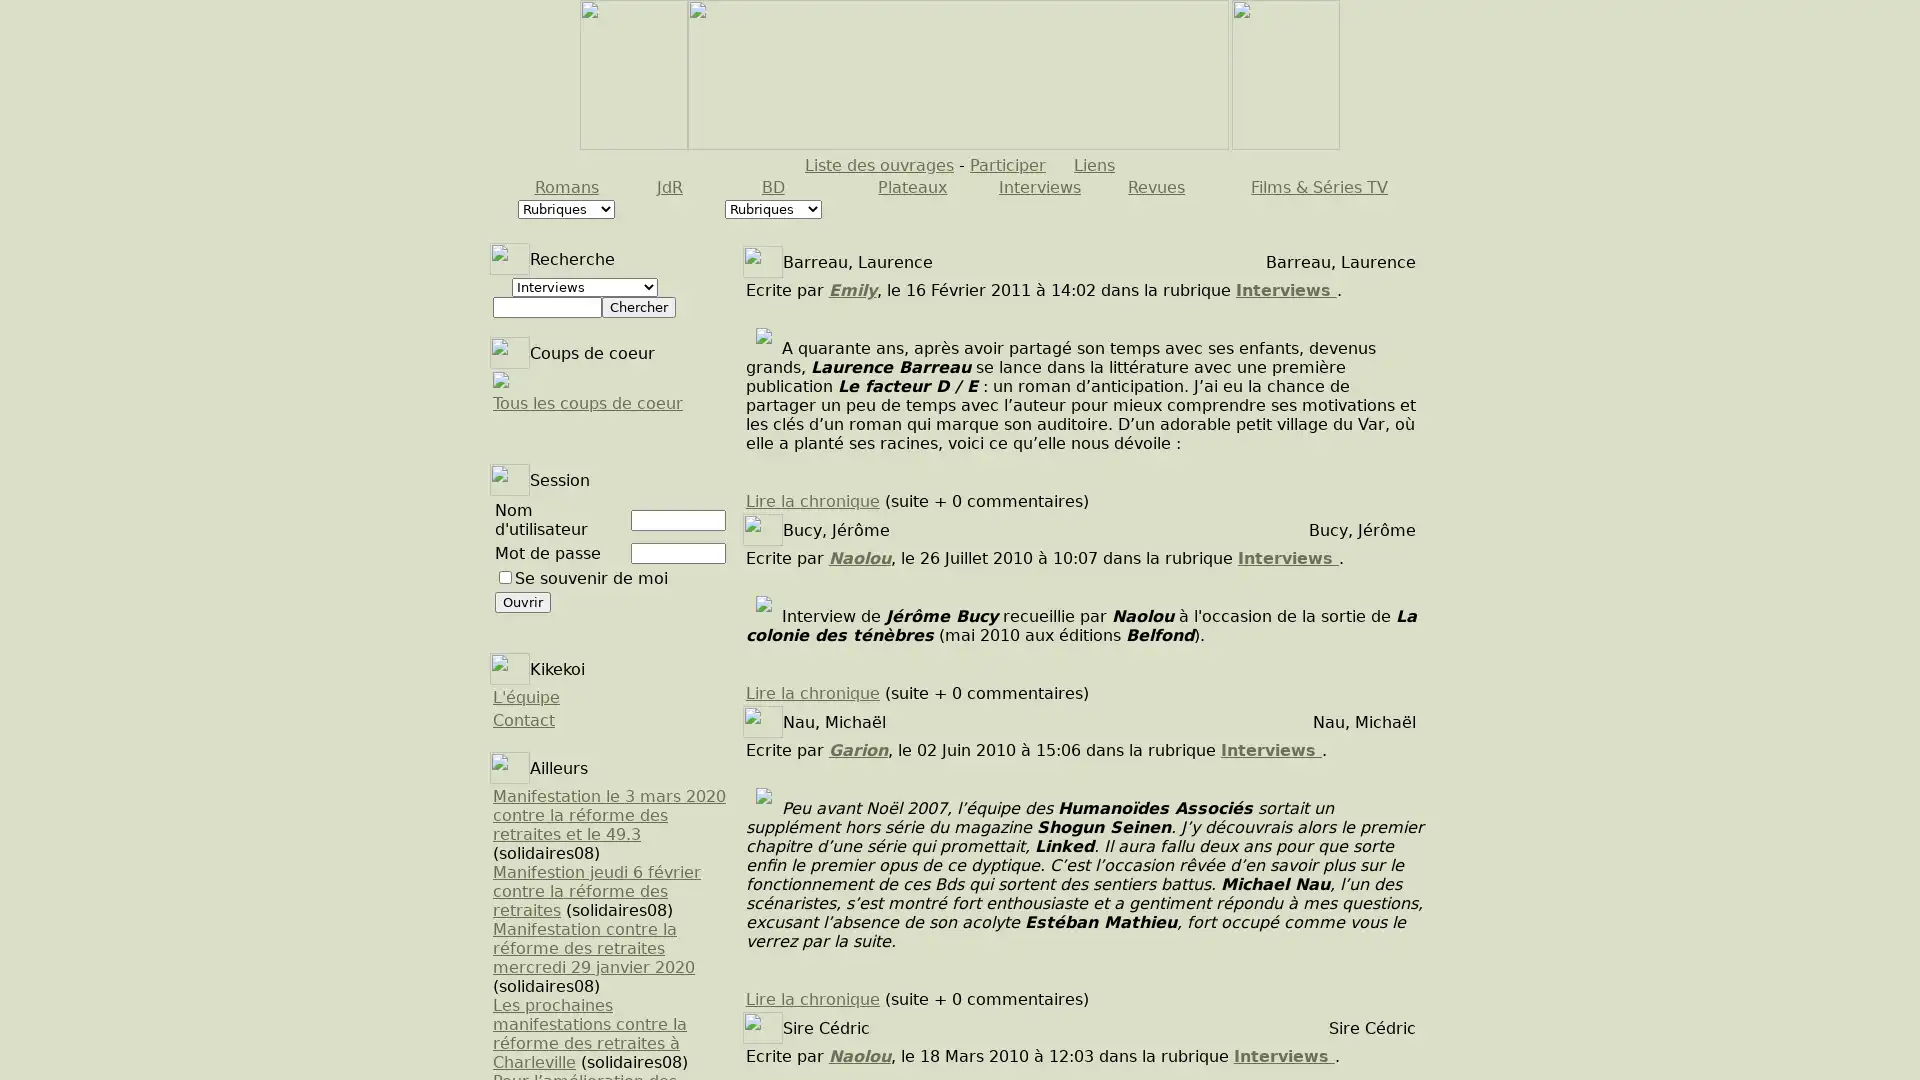  What do you see at coordinates (637, 307) in the screenshot?
I see `Chercher` at bounding box center [637, 307].